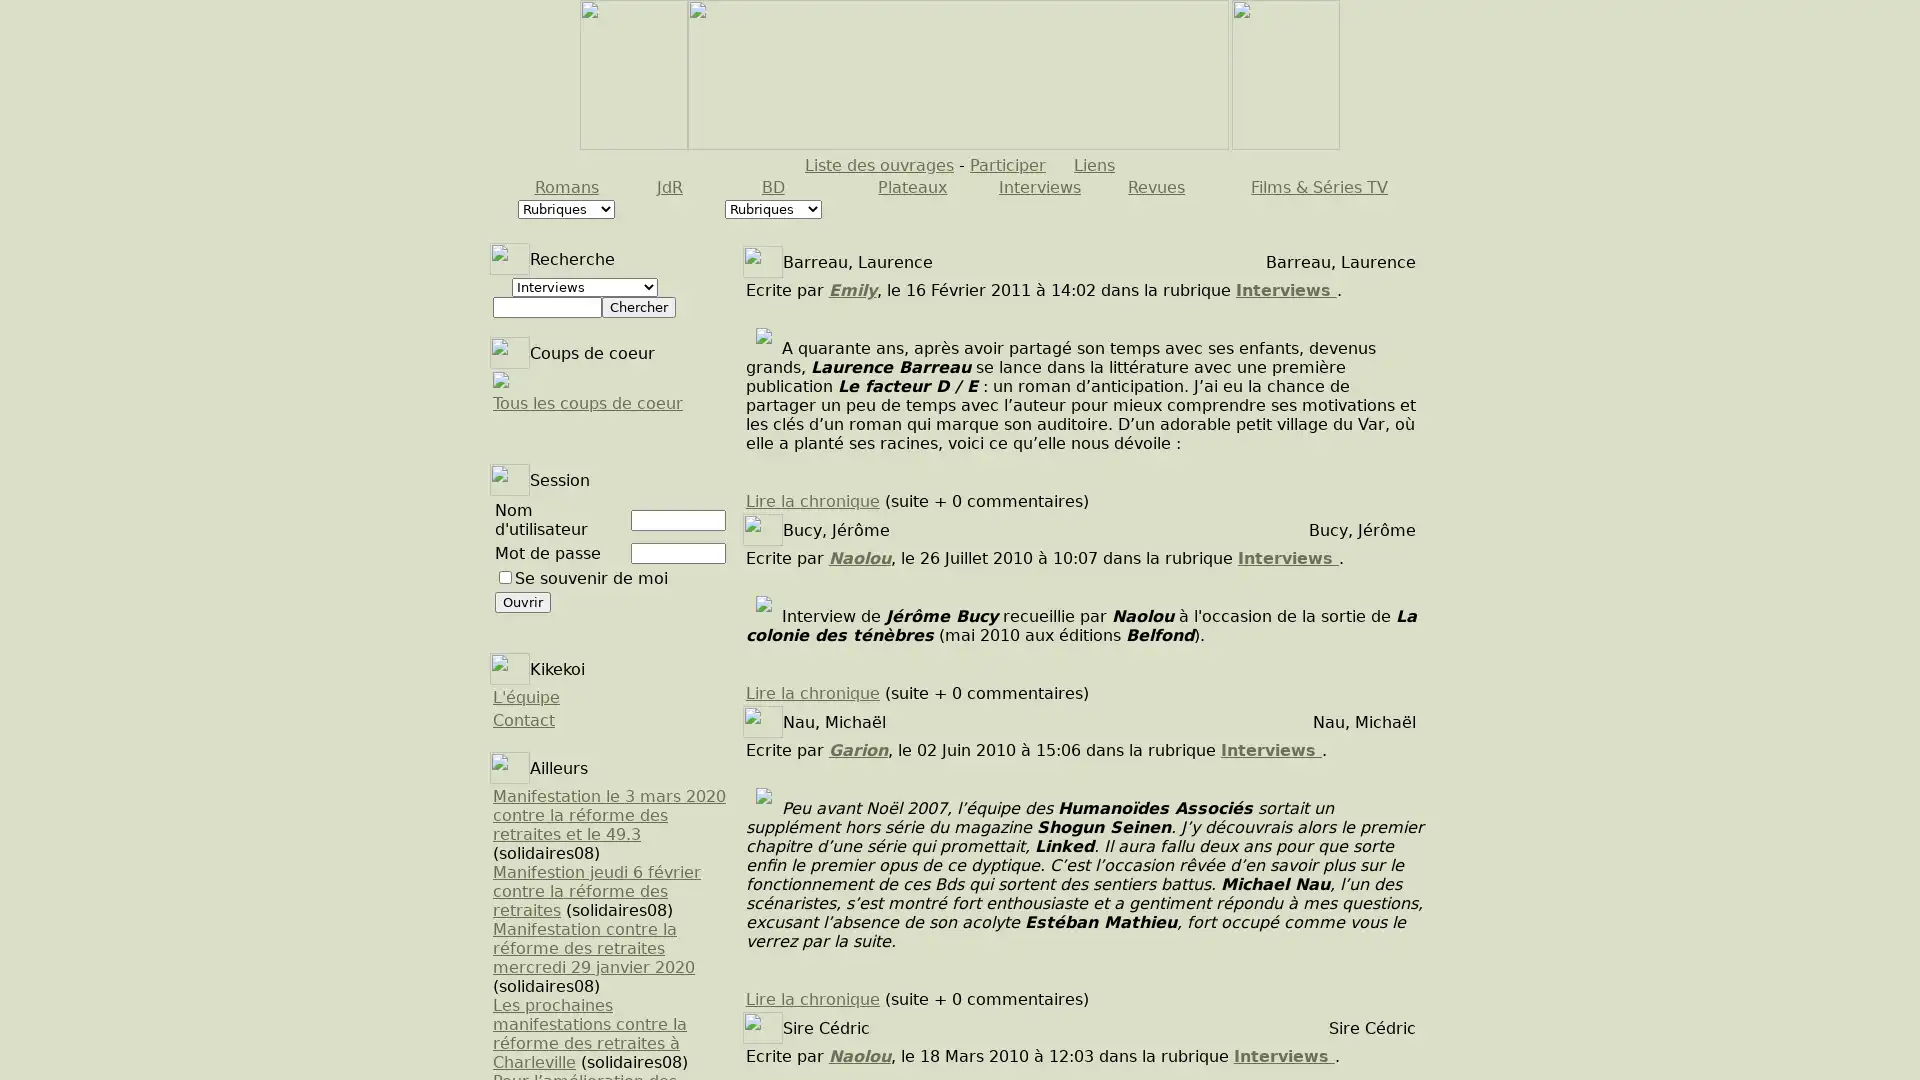  What do you see at coordinates (637, 307) in the screenshot?
I see `Chercher` at bounding box center [637, 307].